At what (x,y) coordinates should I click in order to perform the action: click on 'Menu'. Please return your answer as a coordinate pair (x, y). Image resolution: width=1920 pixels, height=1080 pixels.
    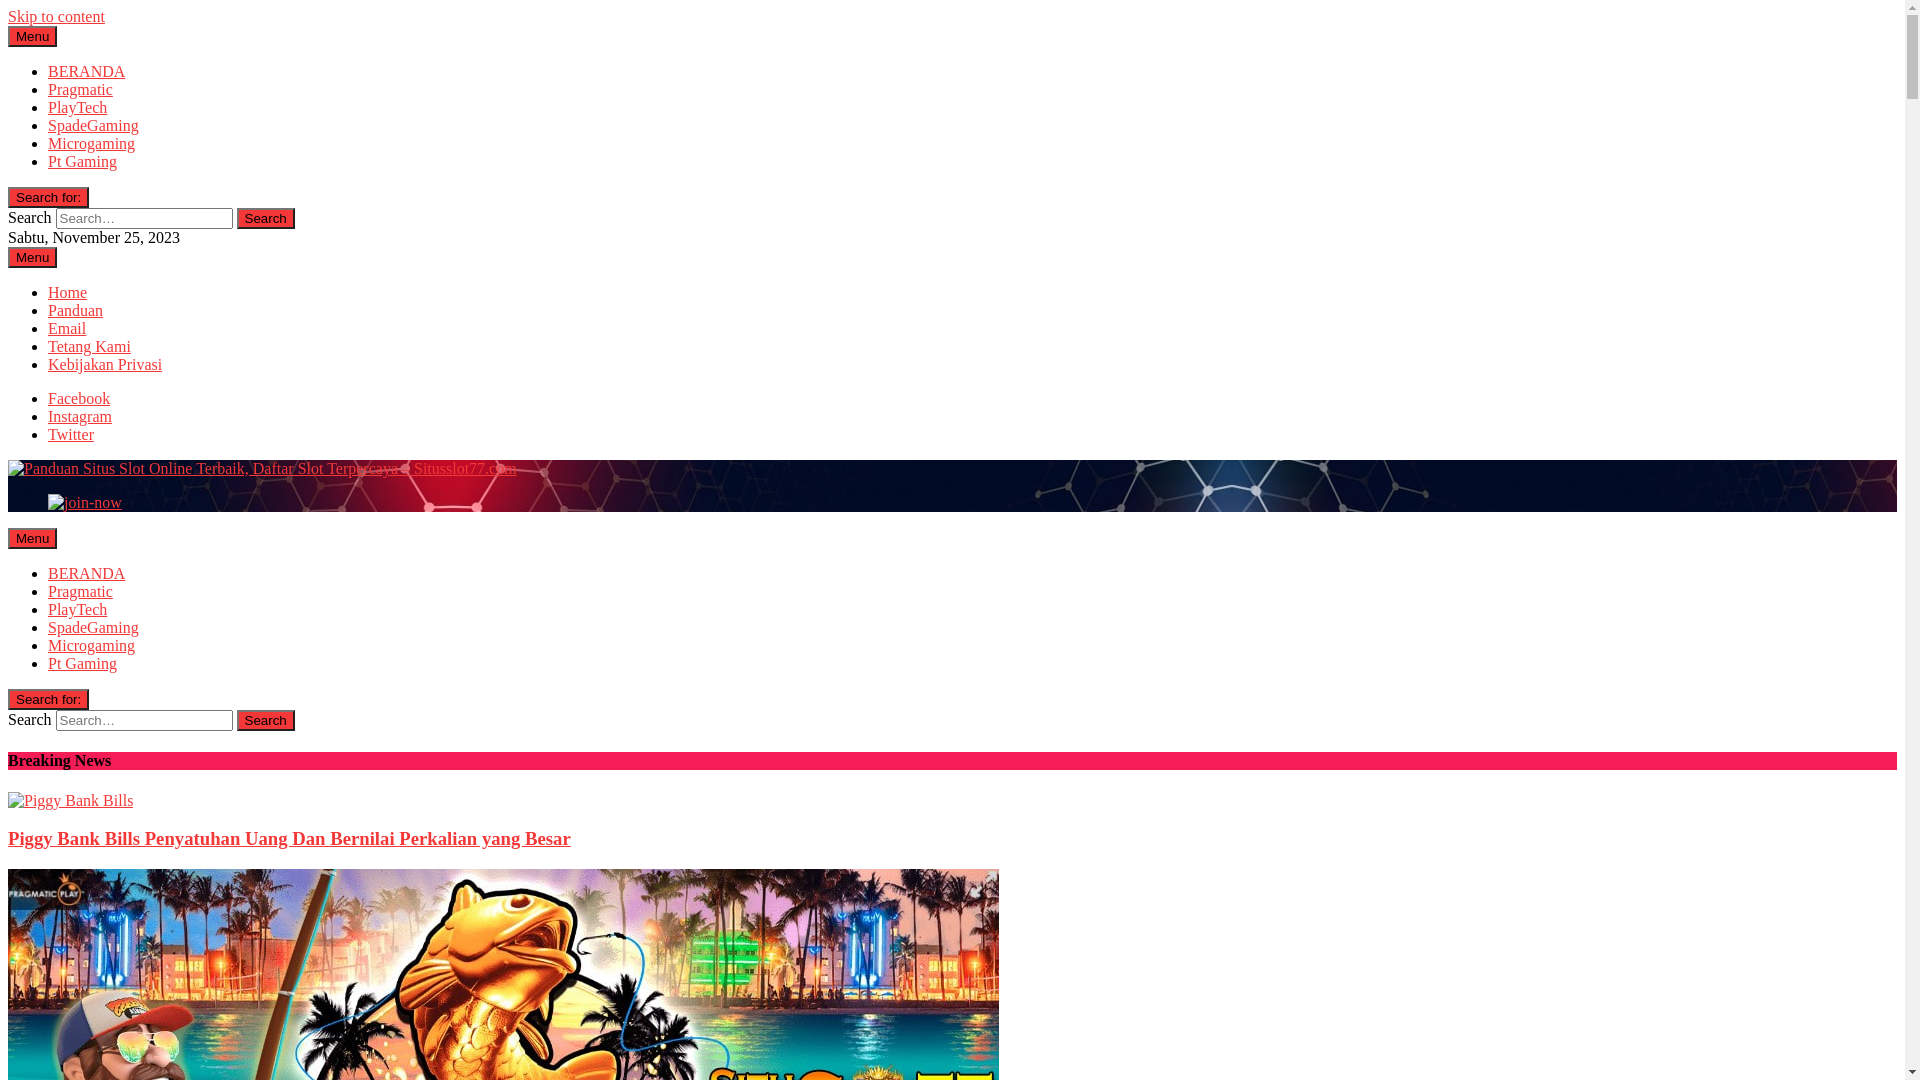
    Looking at the image, I should click on (32, 256).